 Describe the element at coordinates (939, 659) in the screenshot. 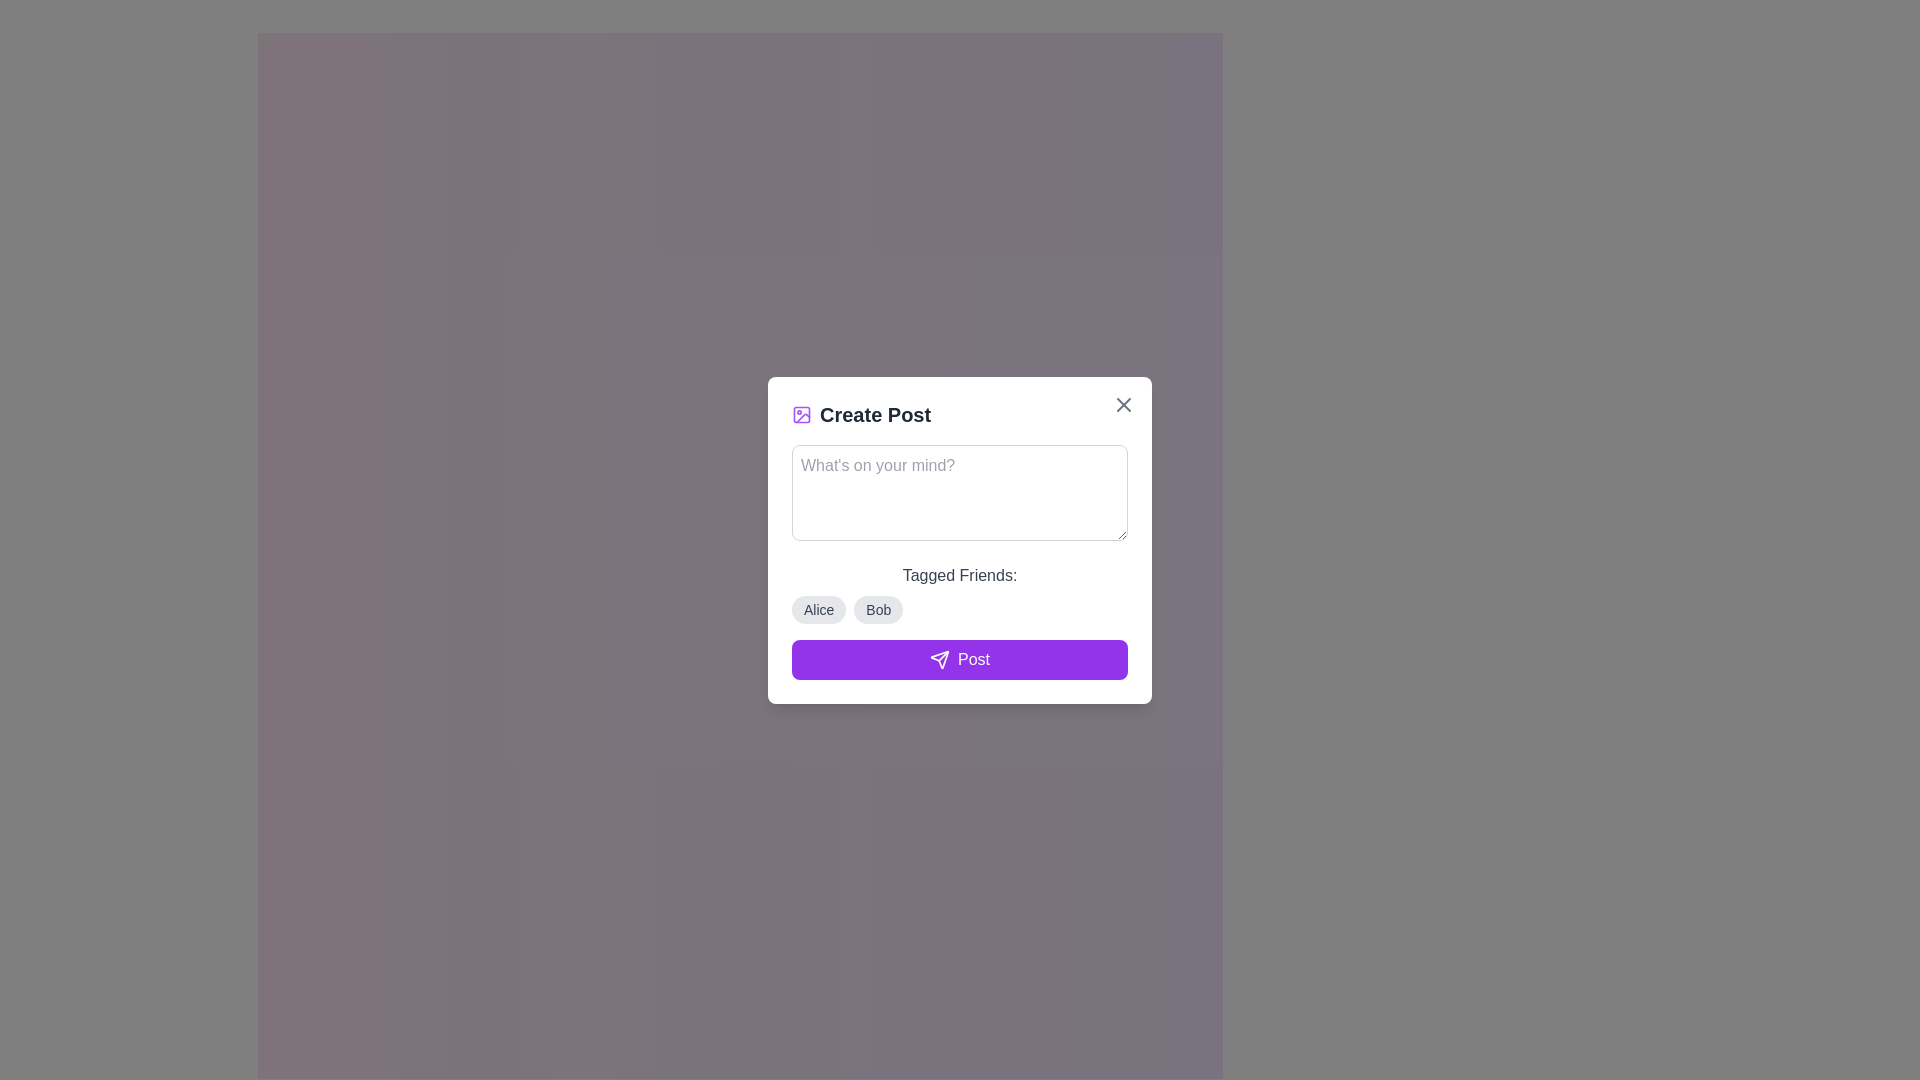

I see `the stylized paper airplane icon located inside the purple 'Post' button` at that location.